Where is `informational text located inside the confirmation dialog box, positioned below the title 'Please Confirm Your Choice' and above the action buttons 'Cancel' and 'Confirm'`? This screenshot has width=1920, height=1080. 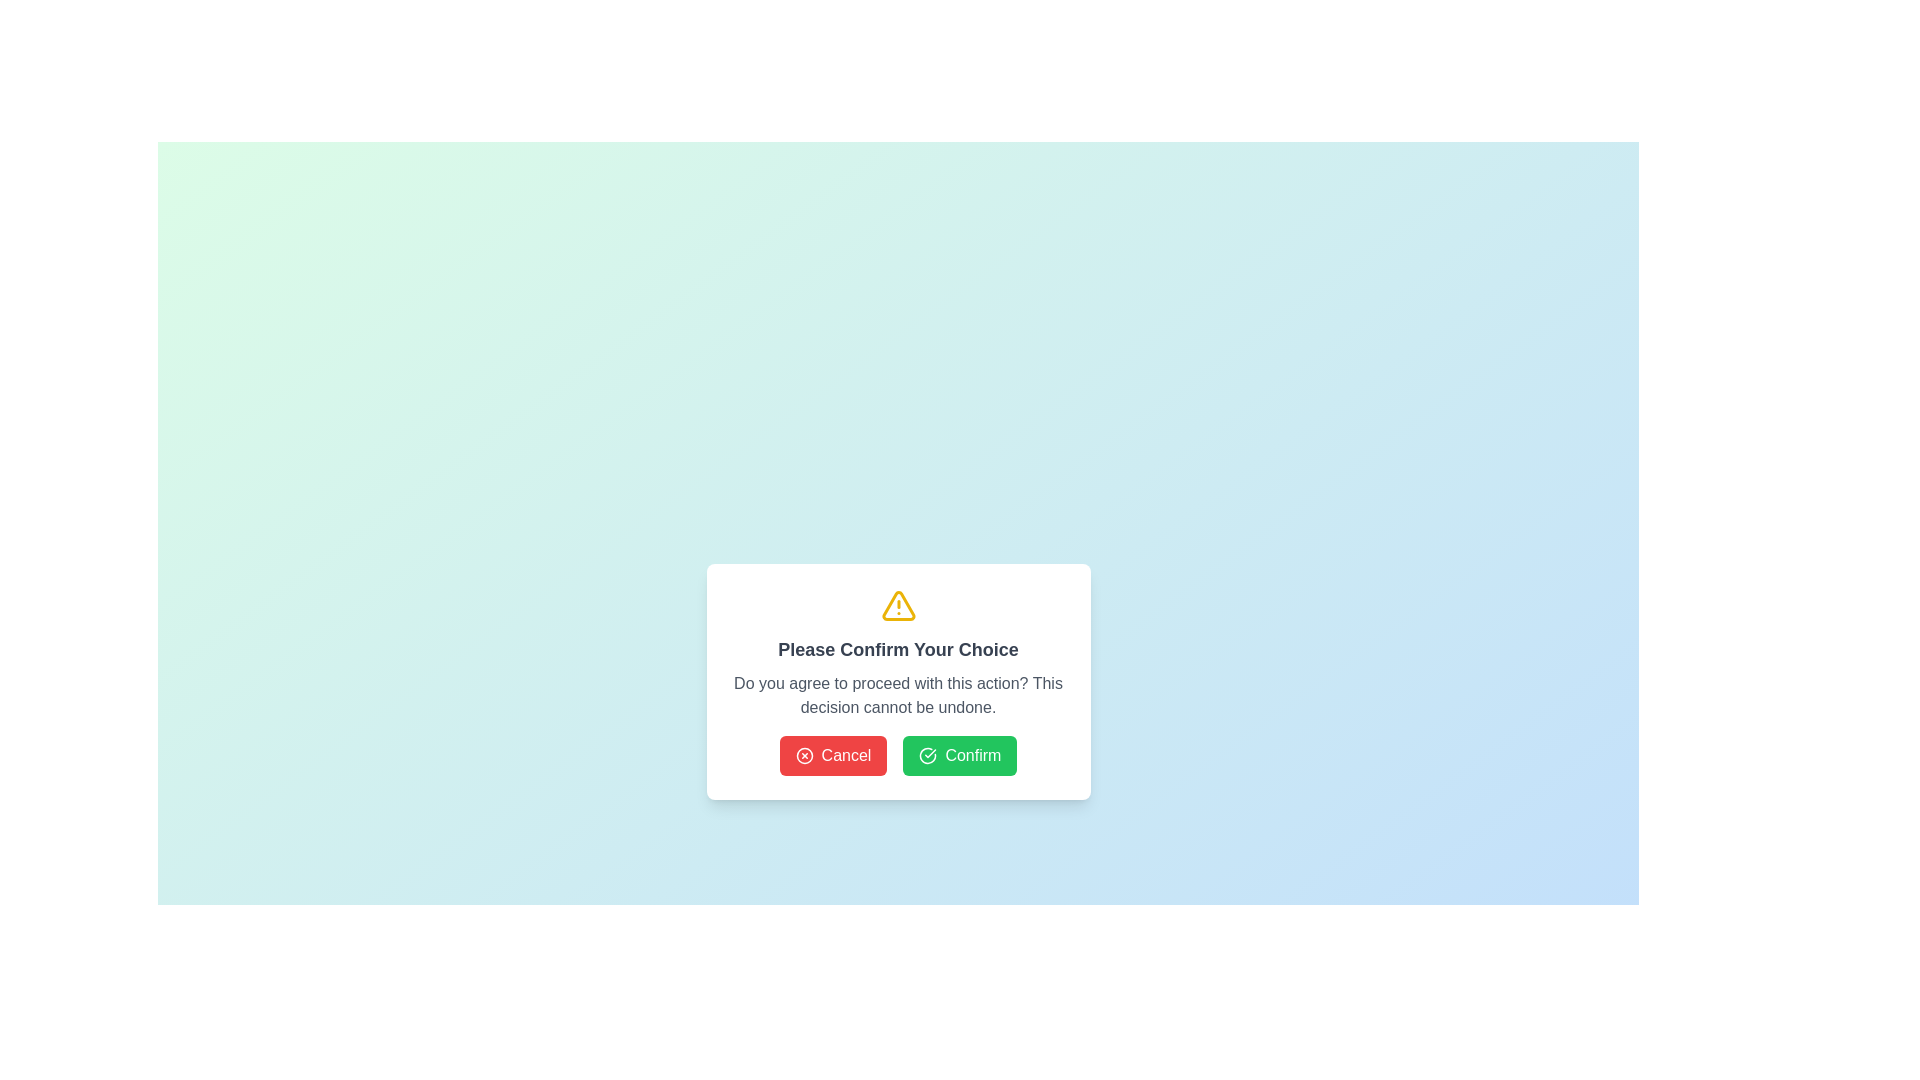 informational text located inside the confirmation dialog box, positioned below the title 'Please Confirm Your Choice' and above the action buttons 'Cancel' and 'Confirm' is located at coordinates (897, 694).